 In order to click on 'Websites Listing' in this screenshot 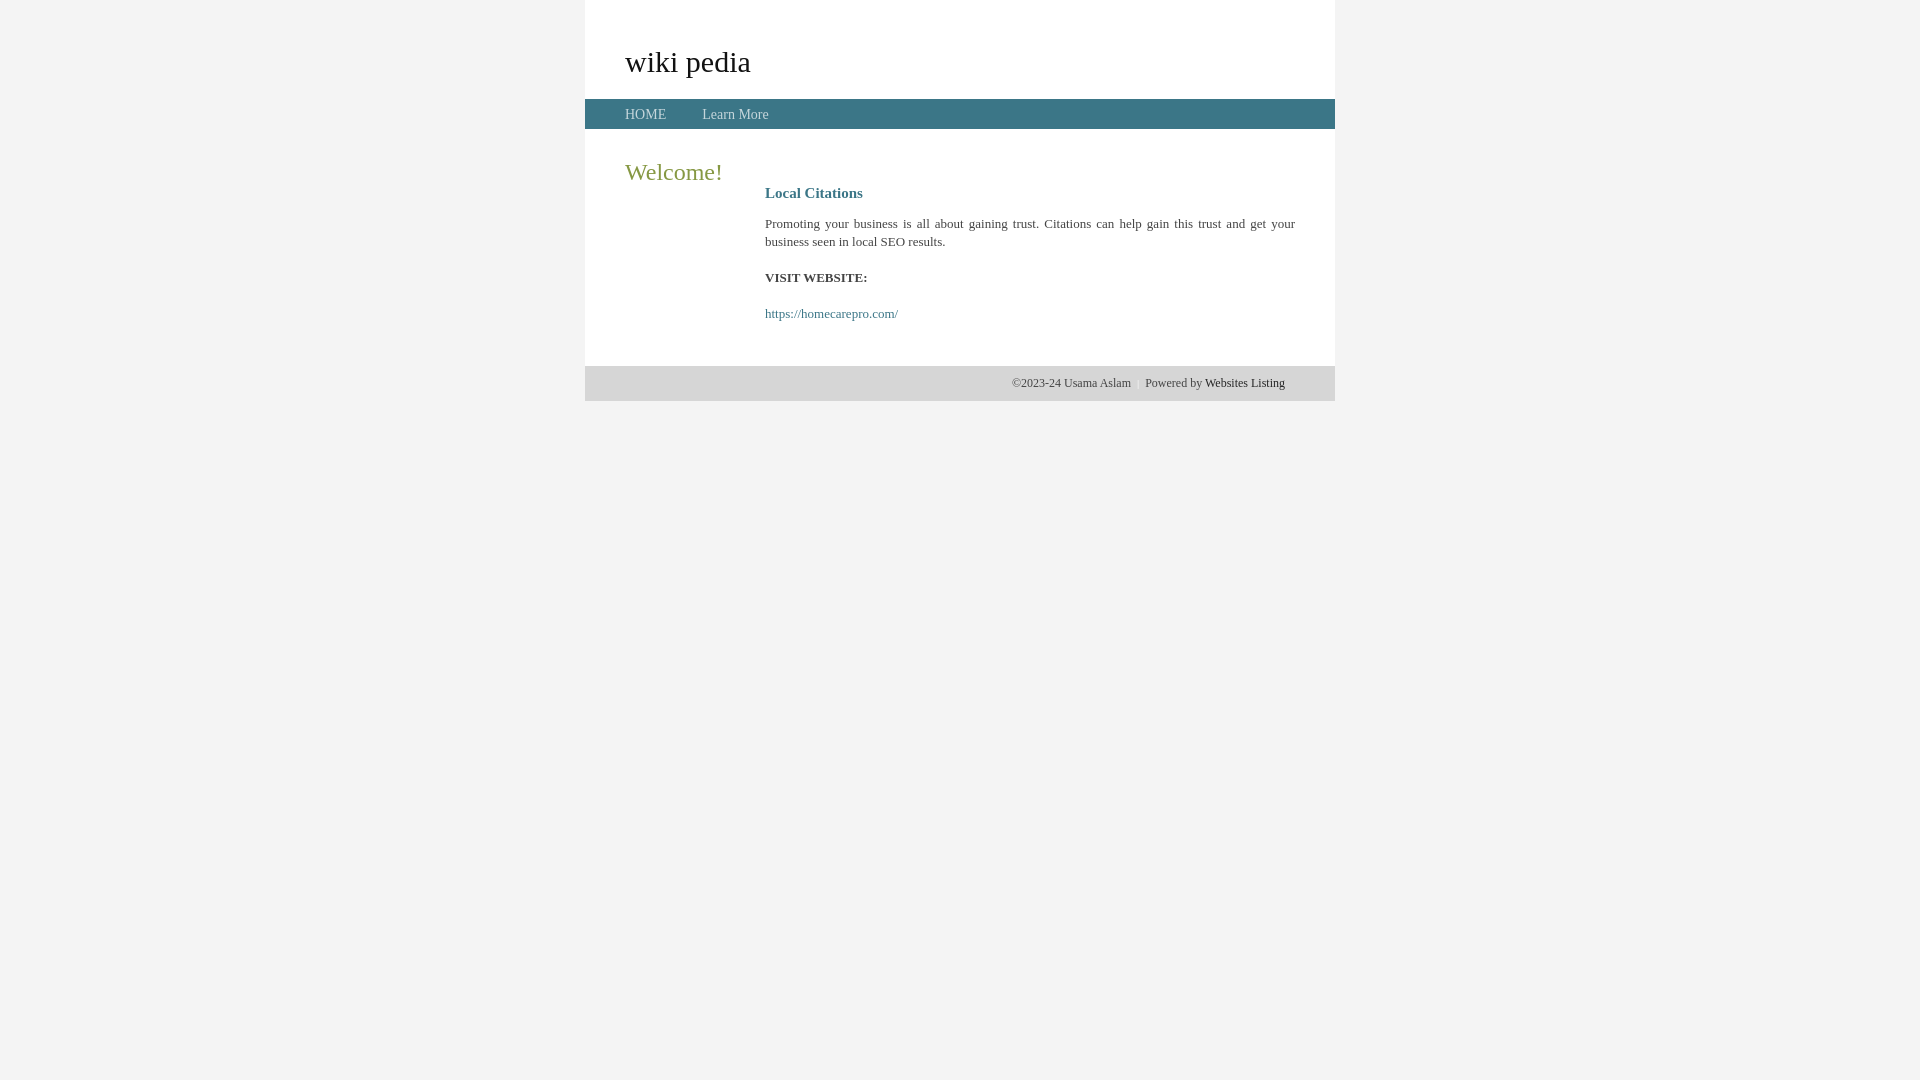, I will do `click(1243, 382)`.